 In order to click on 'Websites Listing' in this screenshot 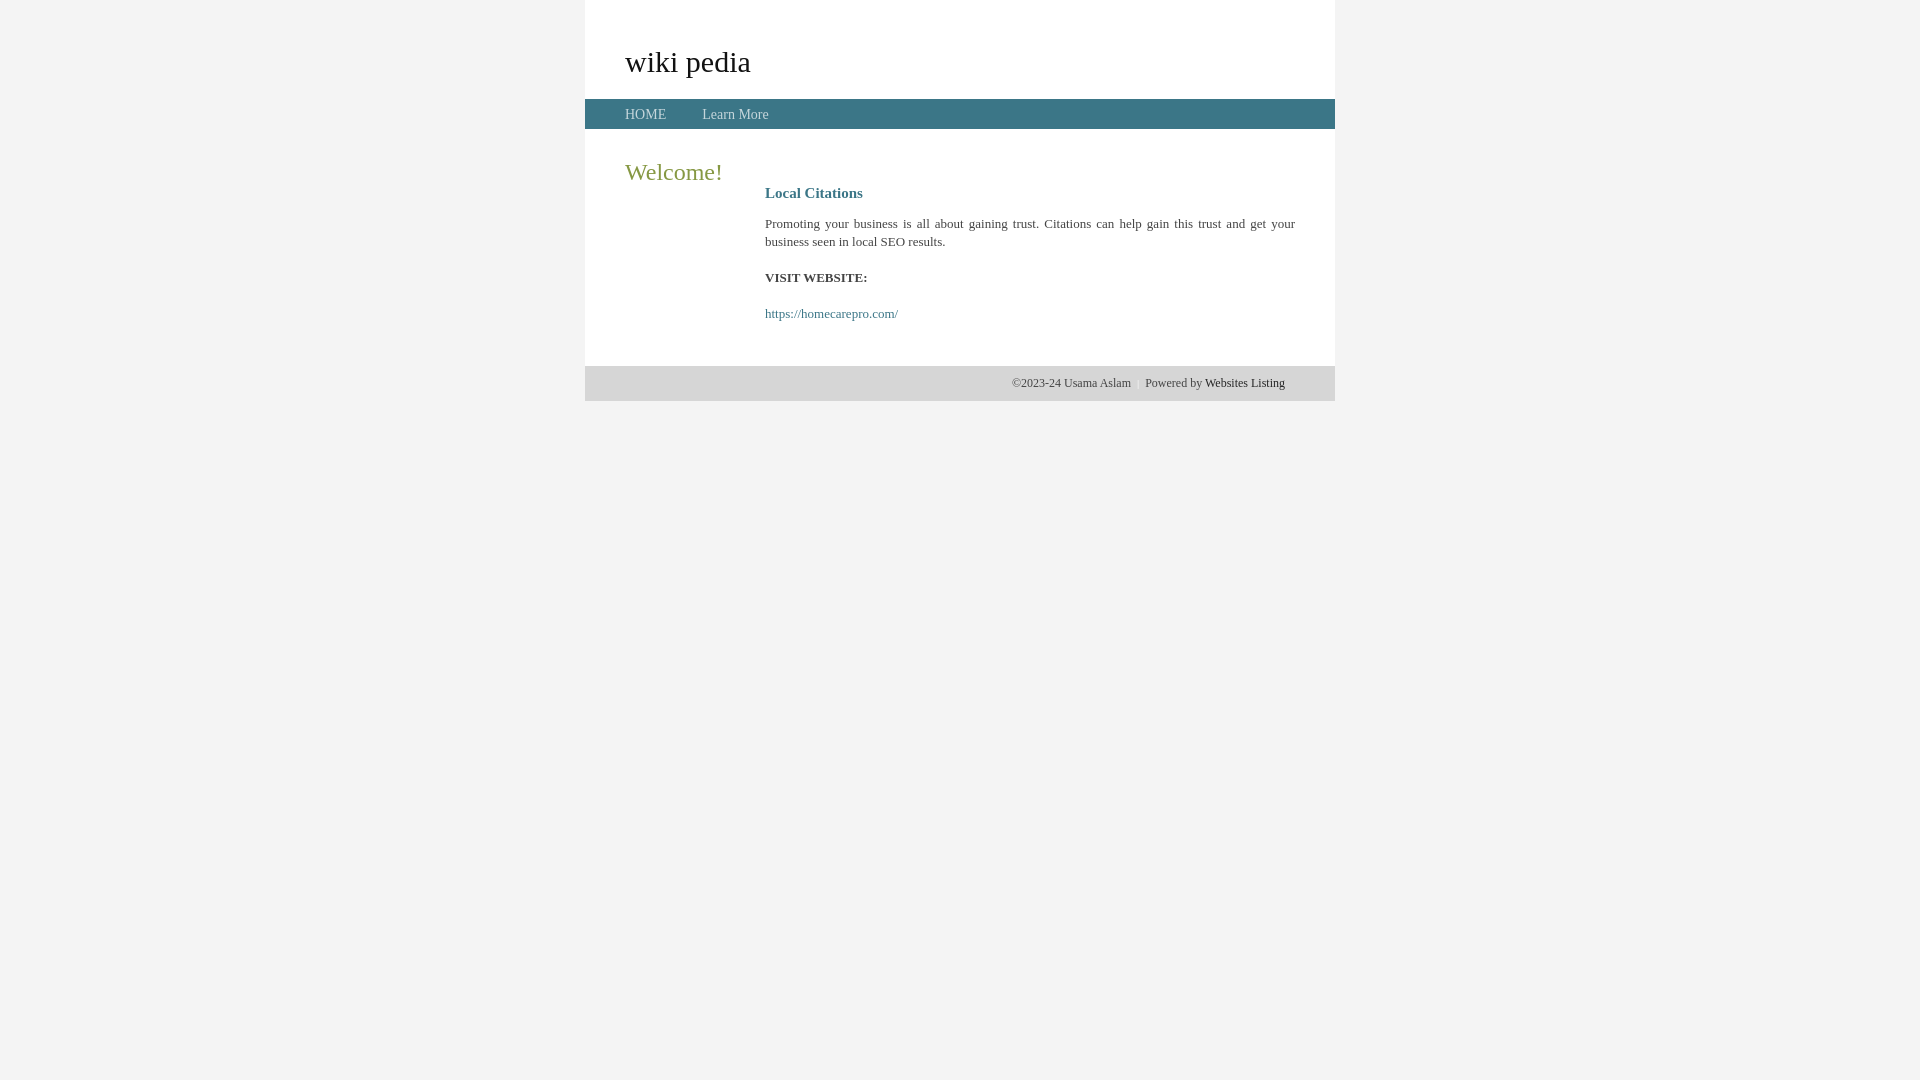, I will do `click(1243, 382)`.